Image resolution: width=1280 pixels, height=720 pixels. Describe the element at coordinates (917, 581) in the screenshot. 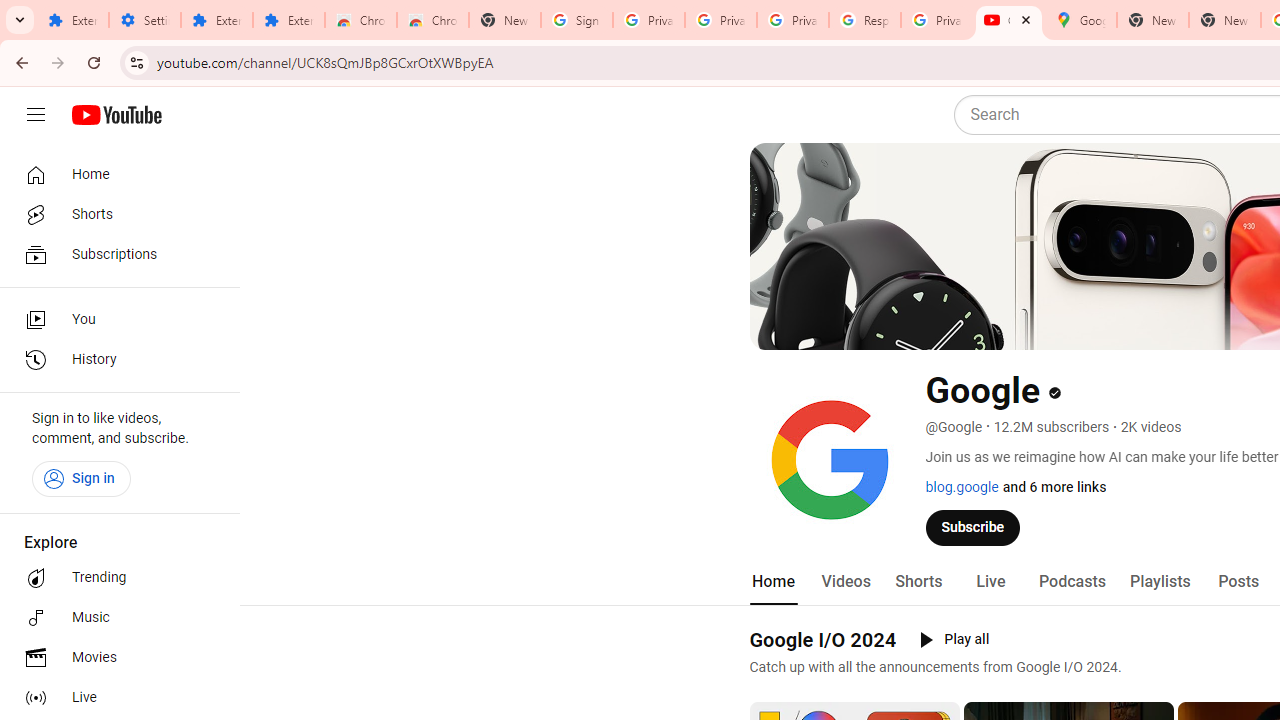

I see `'Shorts'` at that location.